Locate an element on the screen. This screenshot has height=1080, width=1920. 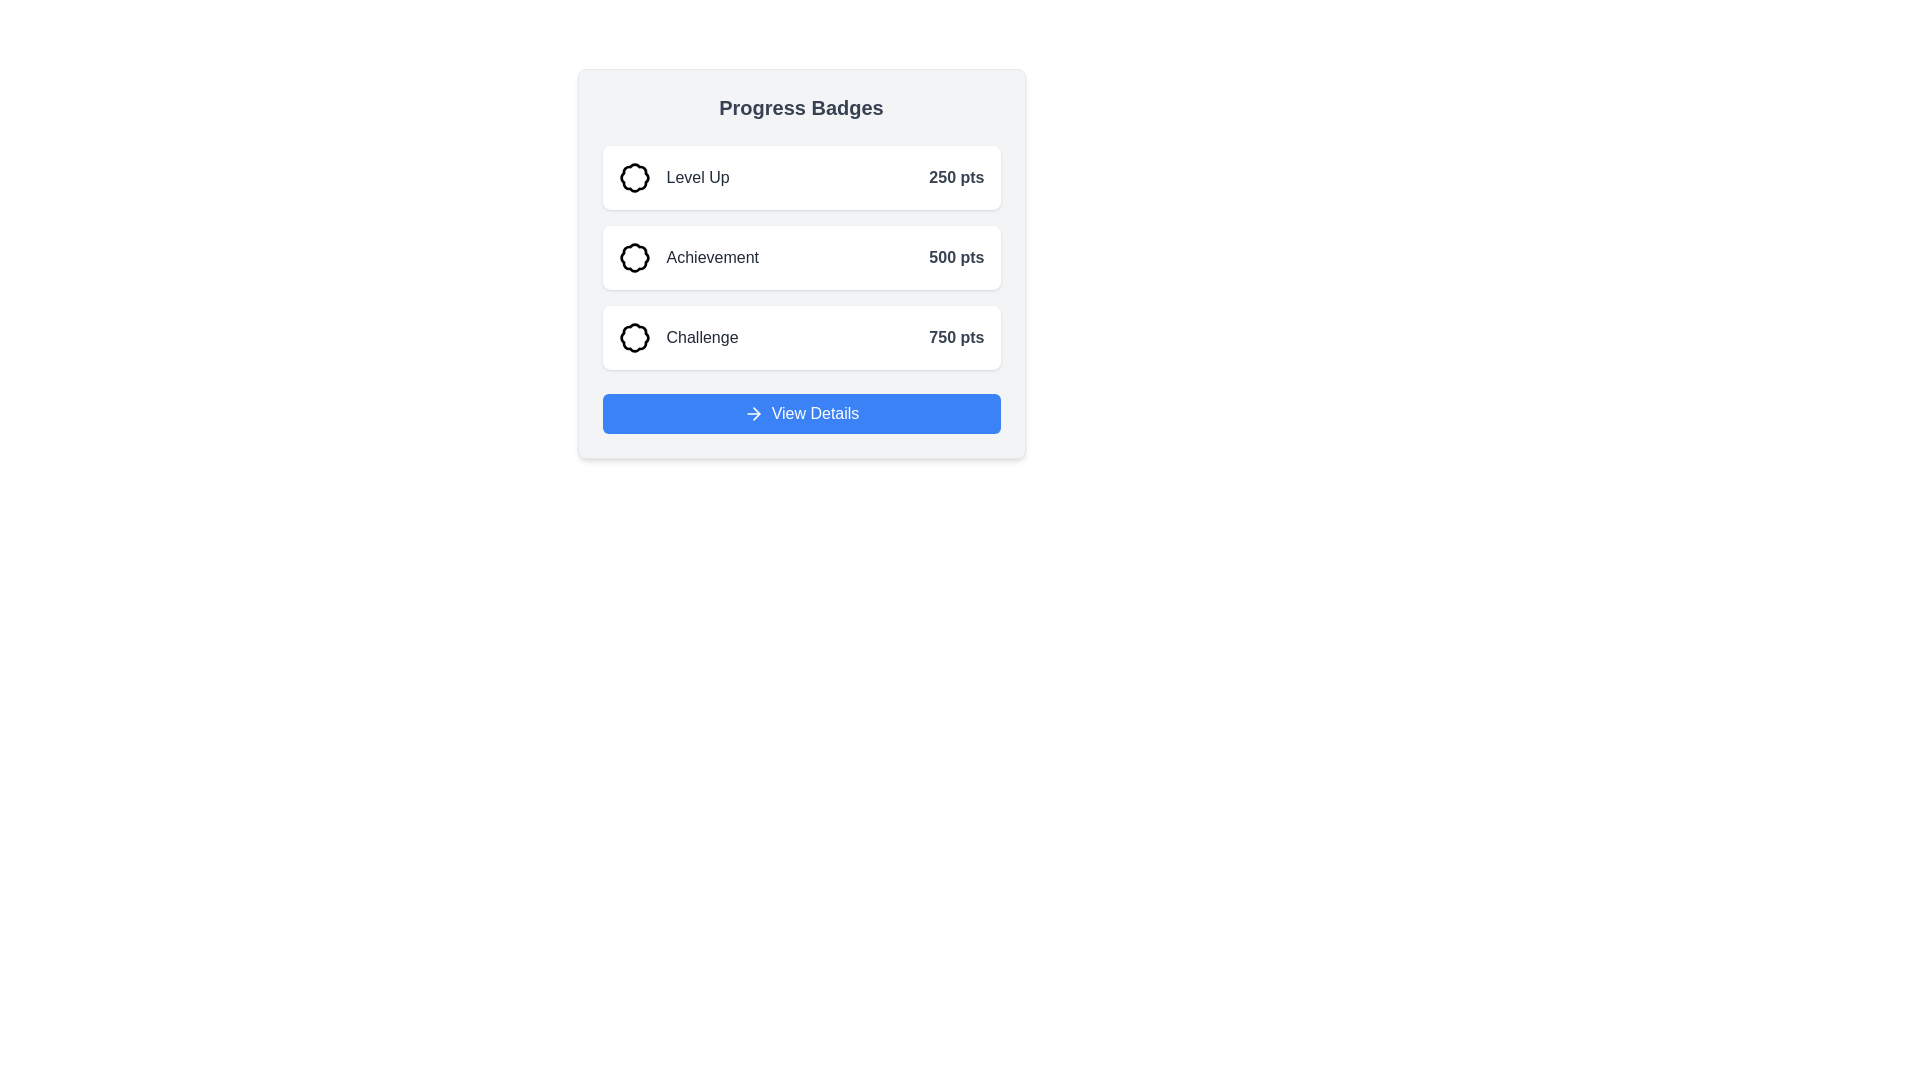
the second informational card displaying an achievement and its associated points, located between 'Level Up' and 'Challenge' in the vertical list is located at coordinates (801, 257).